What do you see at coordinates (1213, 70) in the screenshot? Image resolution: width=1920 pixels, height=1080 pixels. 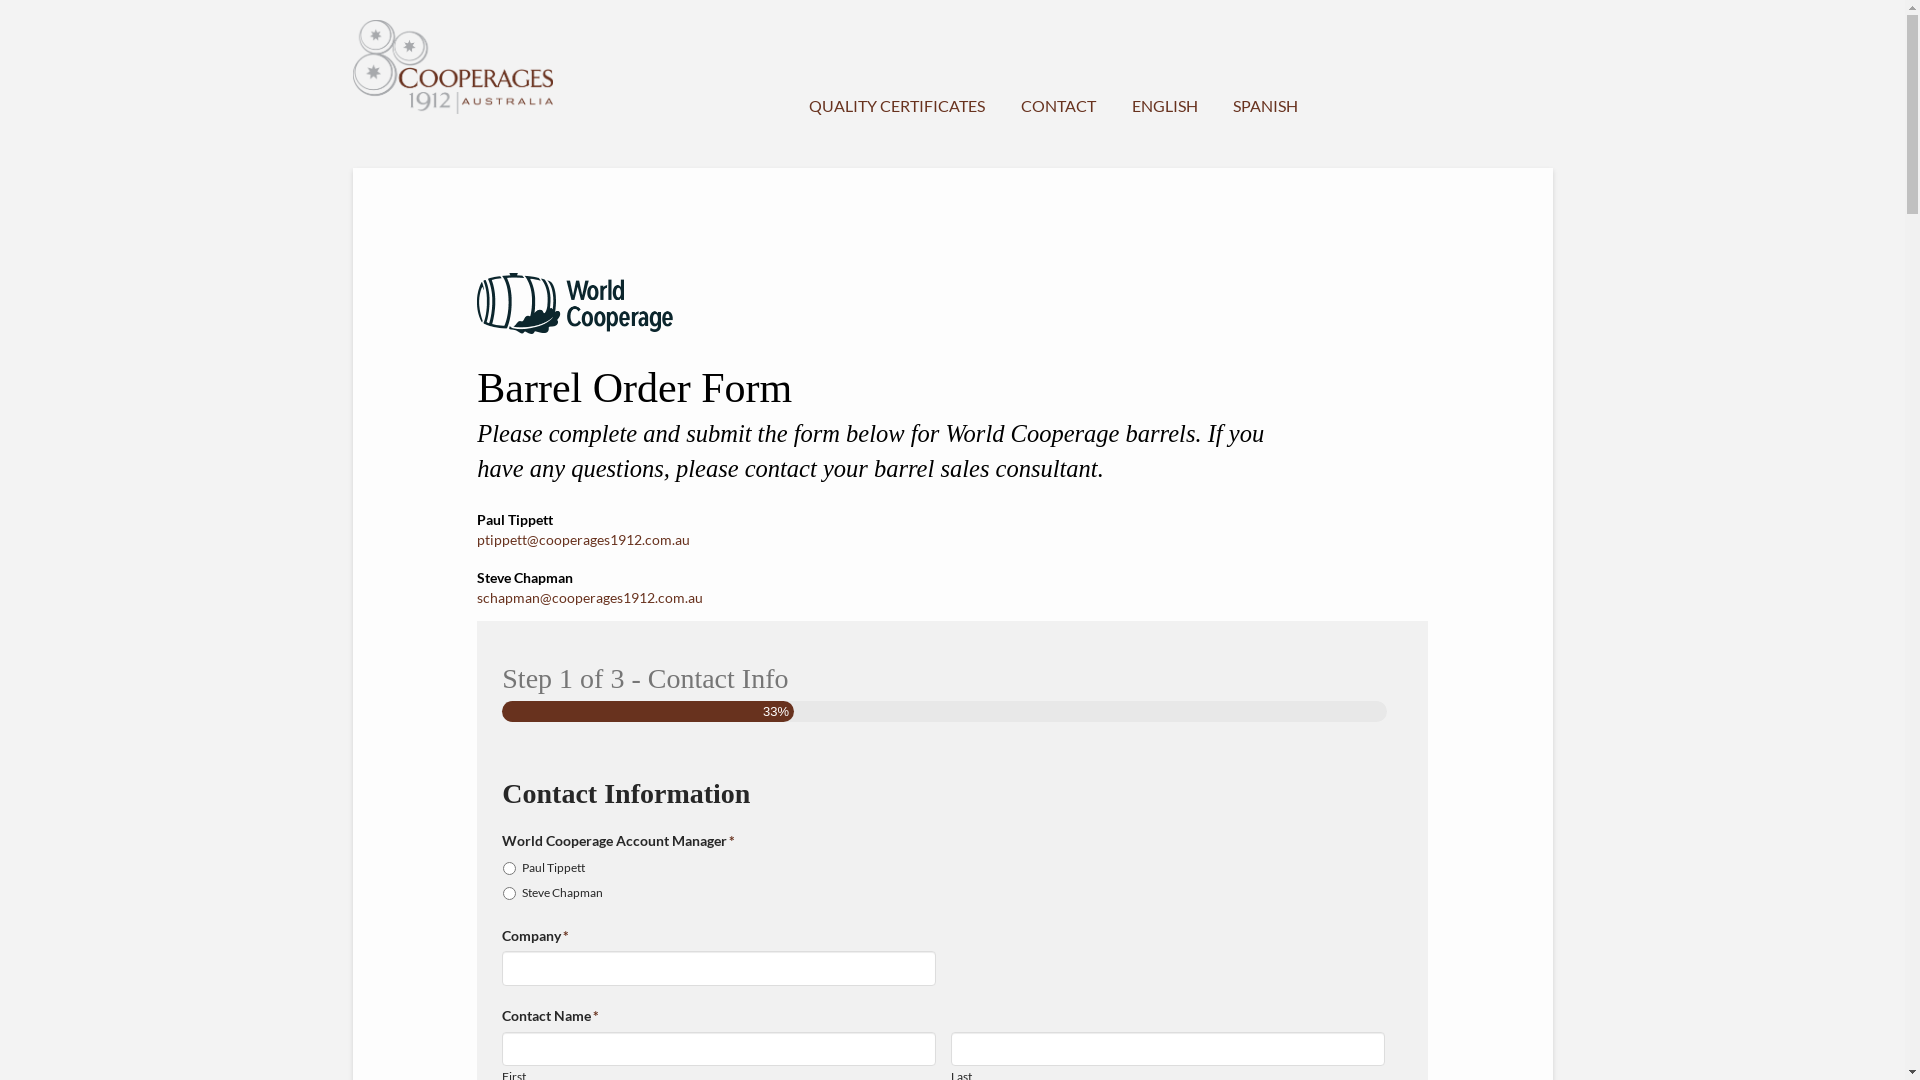 I see `'SPANISH'` at bounding box center [1213, 70].